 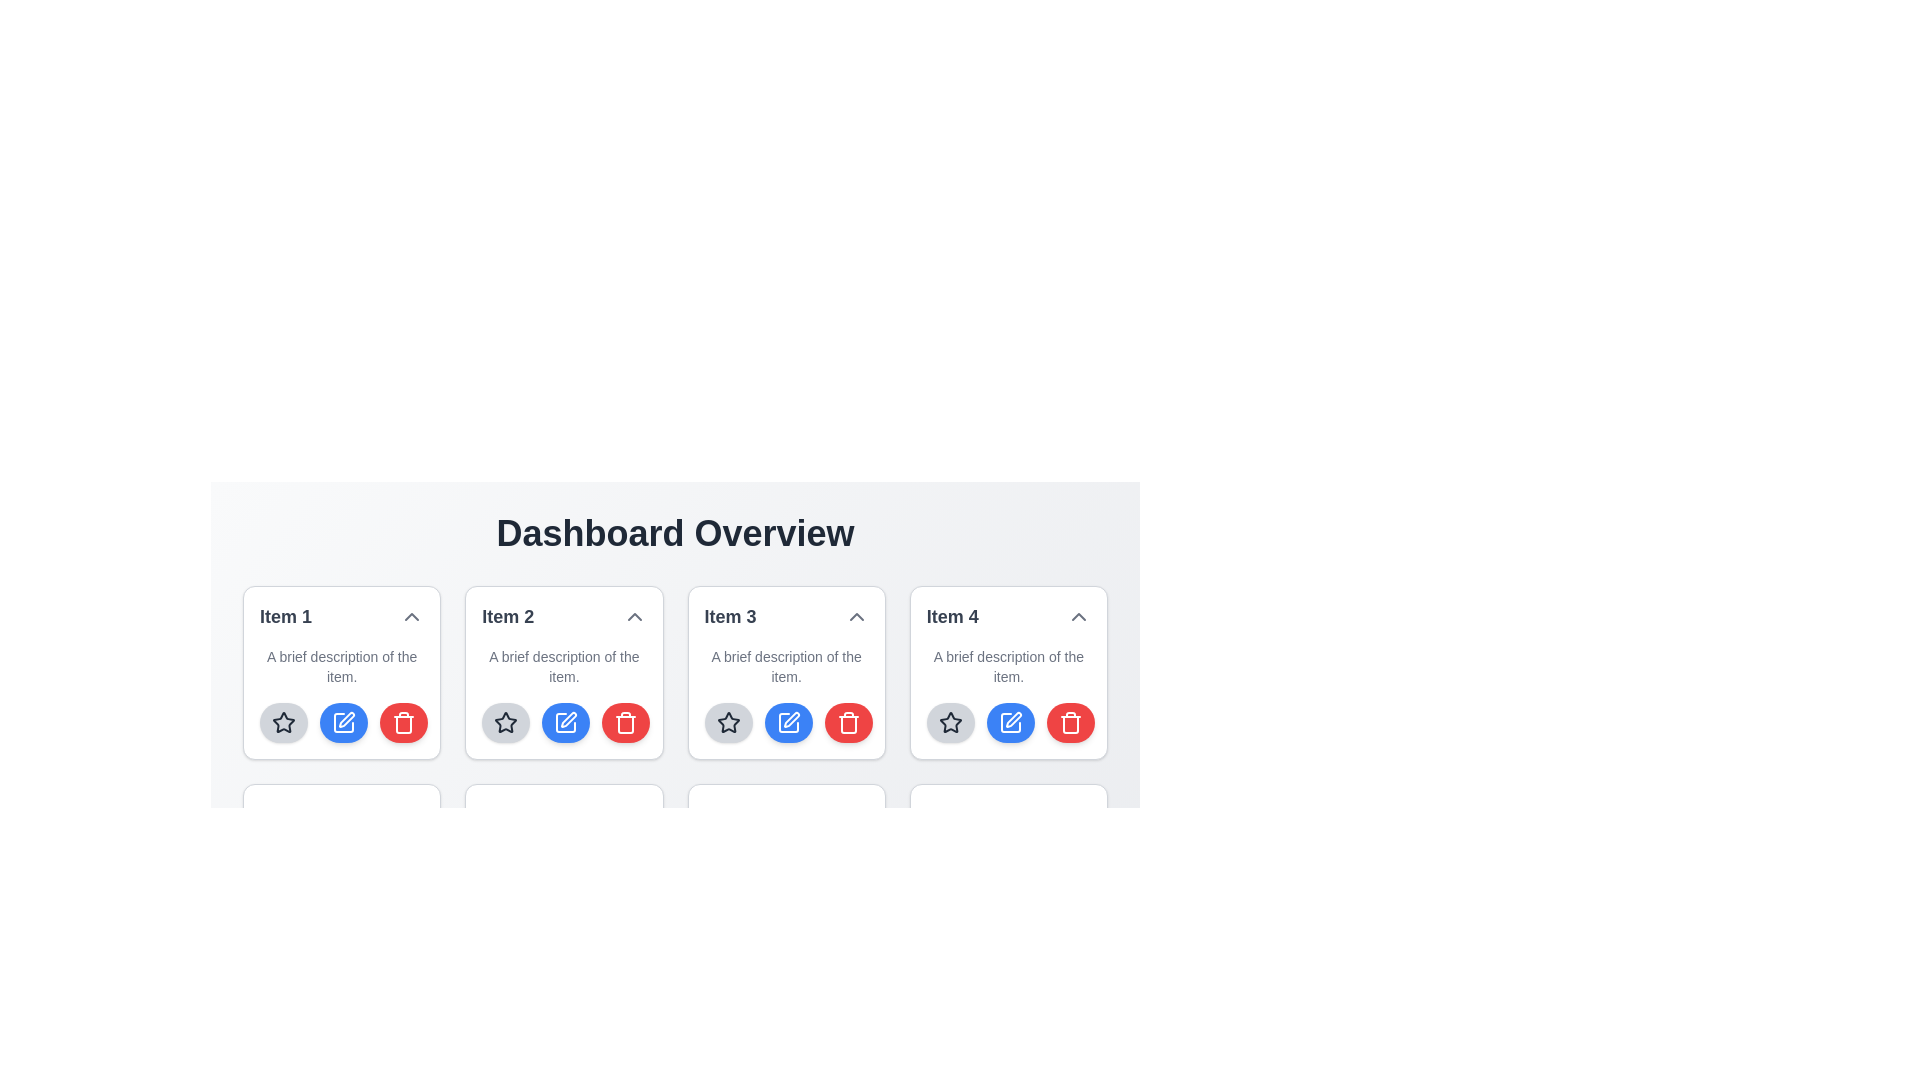 I want to click on the rounded red button with a white trash can icon, located to the right of the blue pencil button, beneath 'Item 2' in the second card of the dashboard, so click(x=402, y=722).